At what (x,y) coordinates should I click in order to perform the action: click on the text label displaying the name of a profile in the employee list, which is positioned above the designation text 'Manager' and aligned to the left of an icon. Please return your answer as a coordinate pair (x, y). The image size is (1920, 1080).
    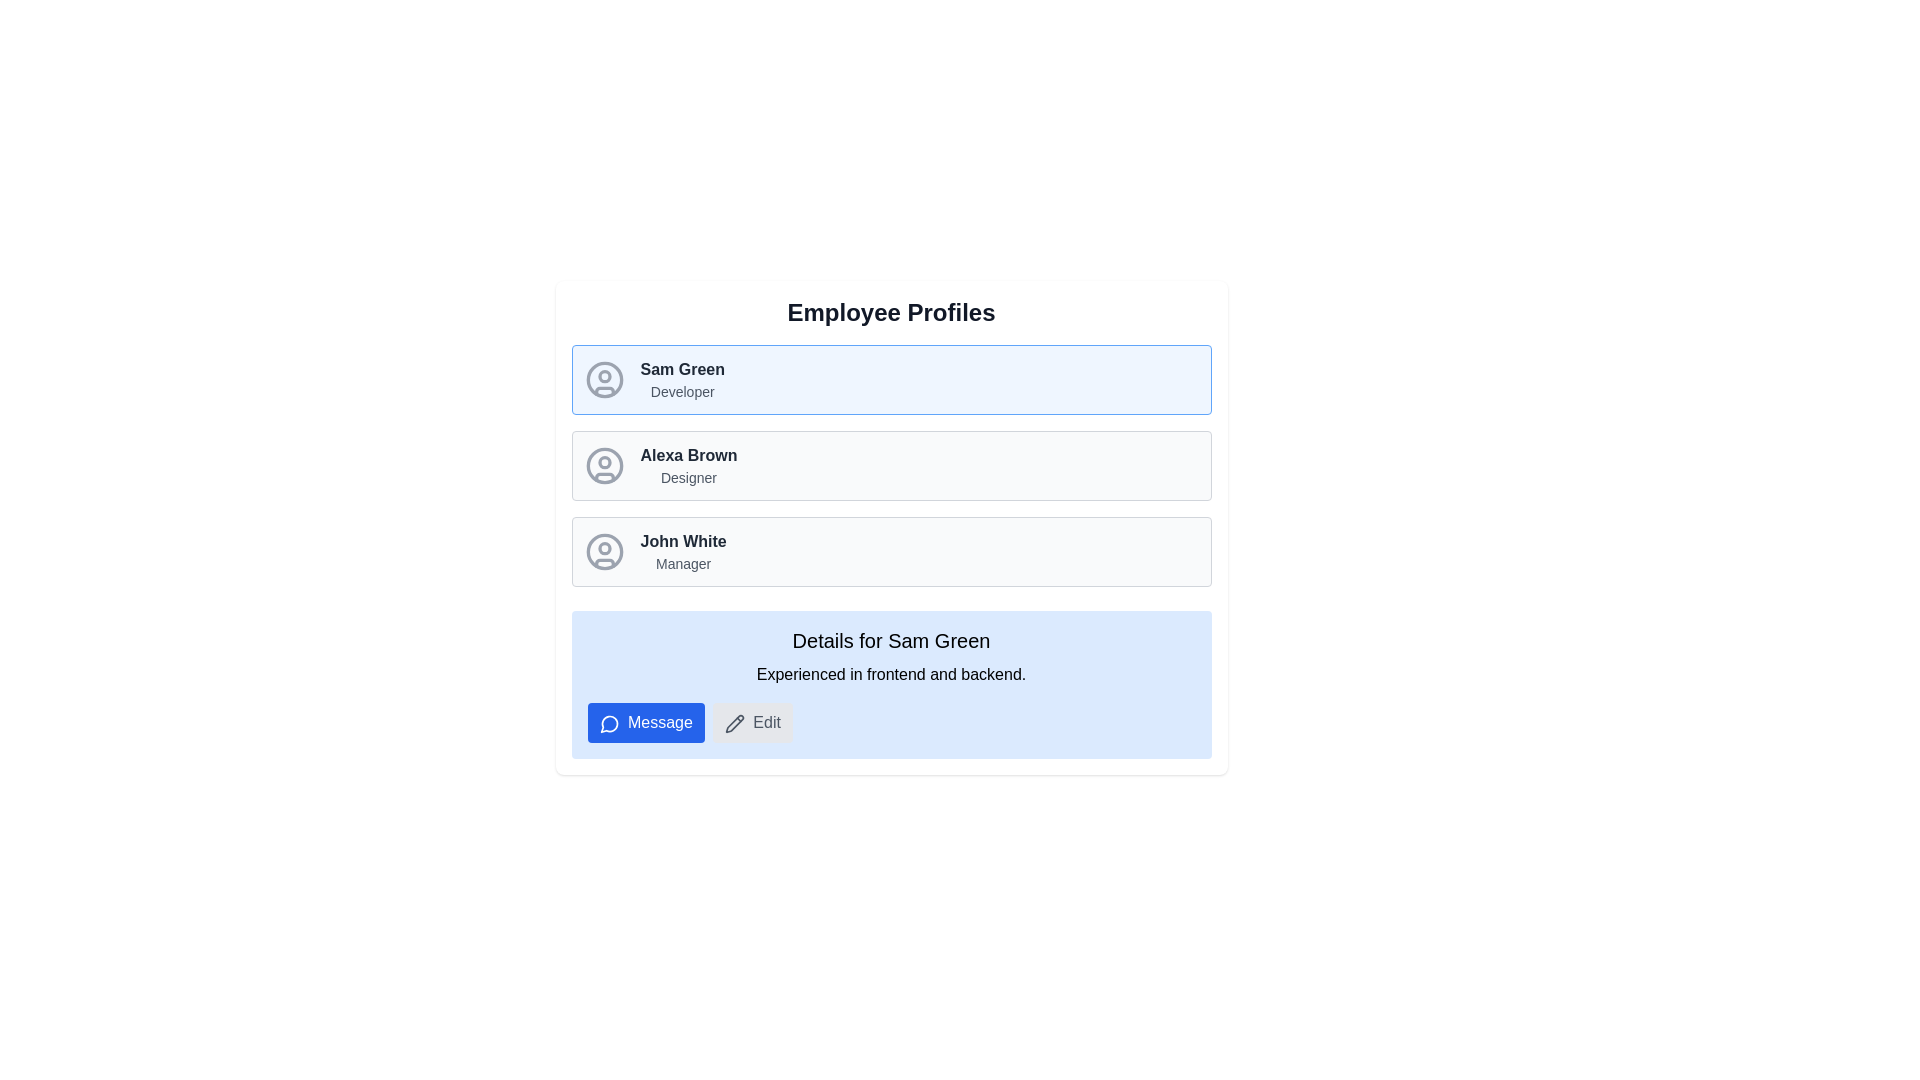
    Looking at the image, I should click on (683, 542).